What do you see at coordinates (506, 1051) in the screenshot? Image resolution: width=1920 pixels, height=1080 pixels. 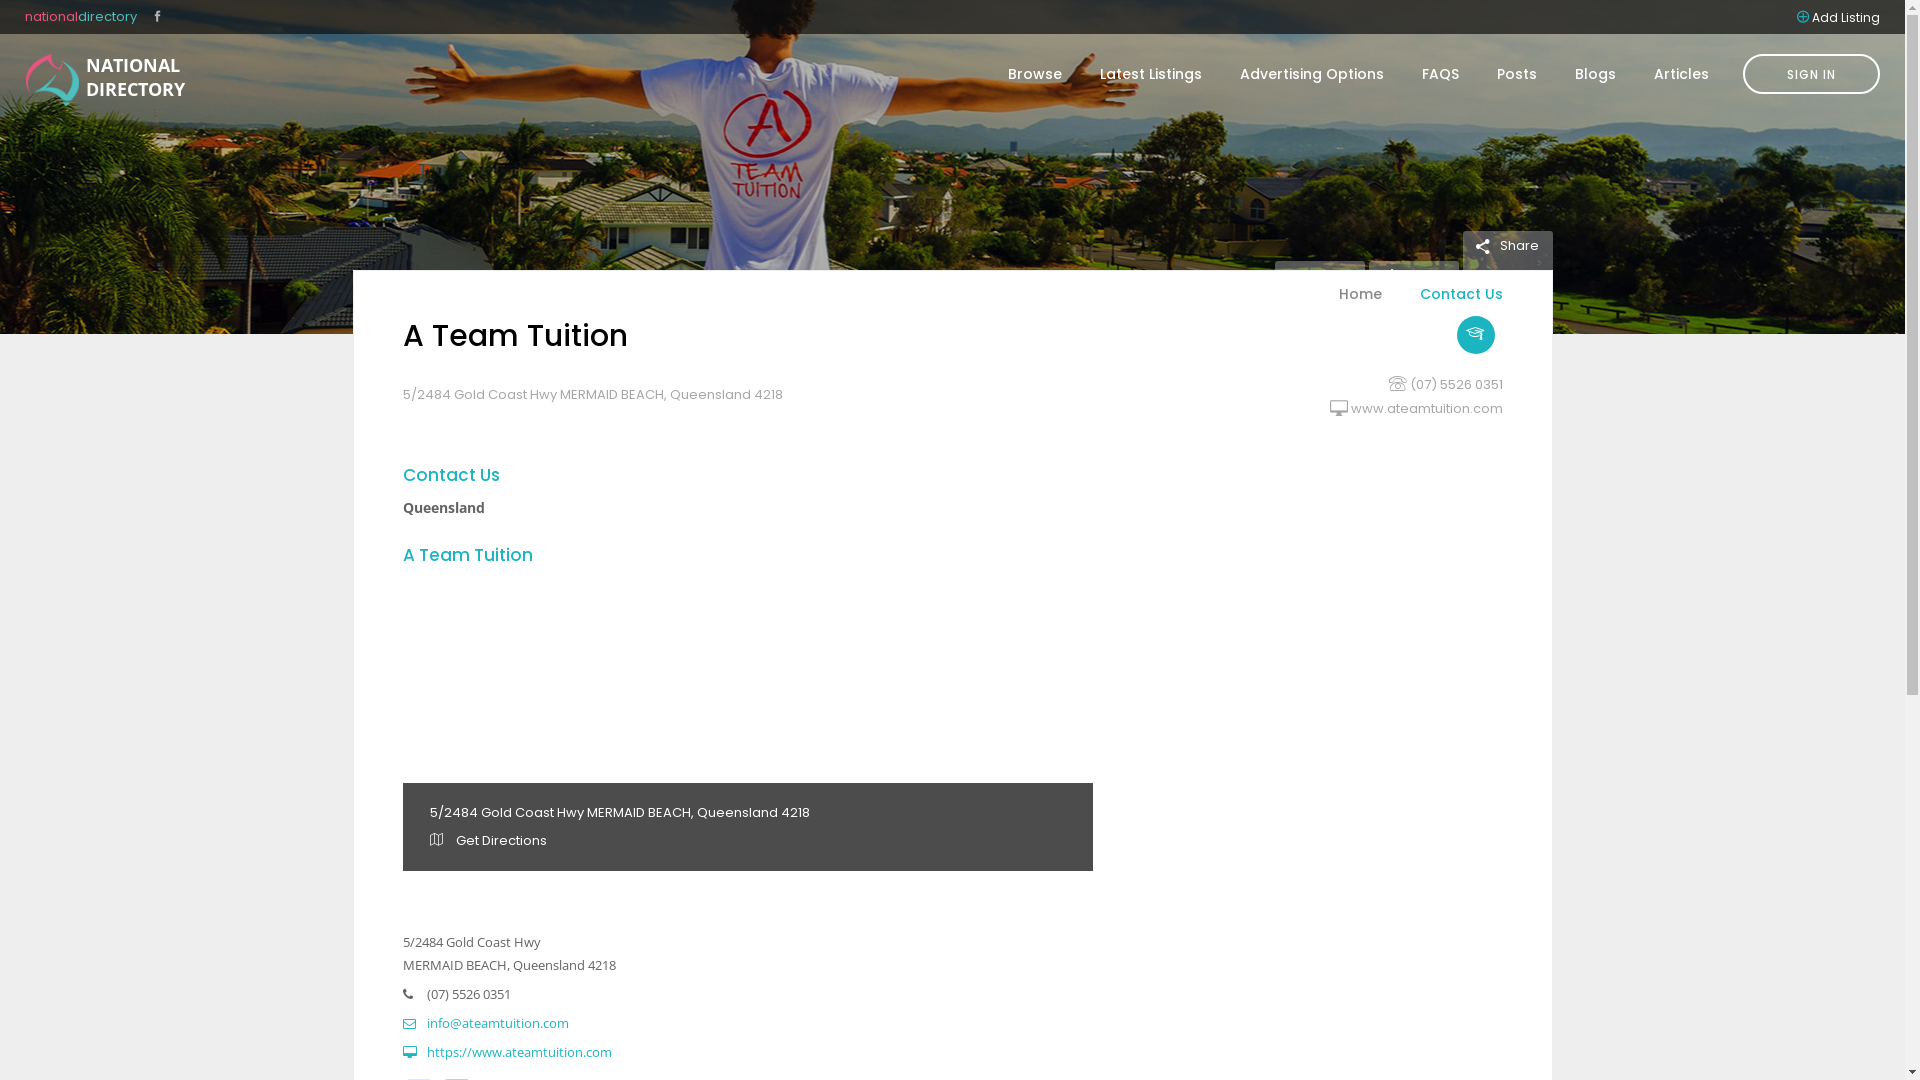 I see `'https://www.ateamtuition.com'` at bounding box center [506, 1051].